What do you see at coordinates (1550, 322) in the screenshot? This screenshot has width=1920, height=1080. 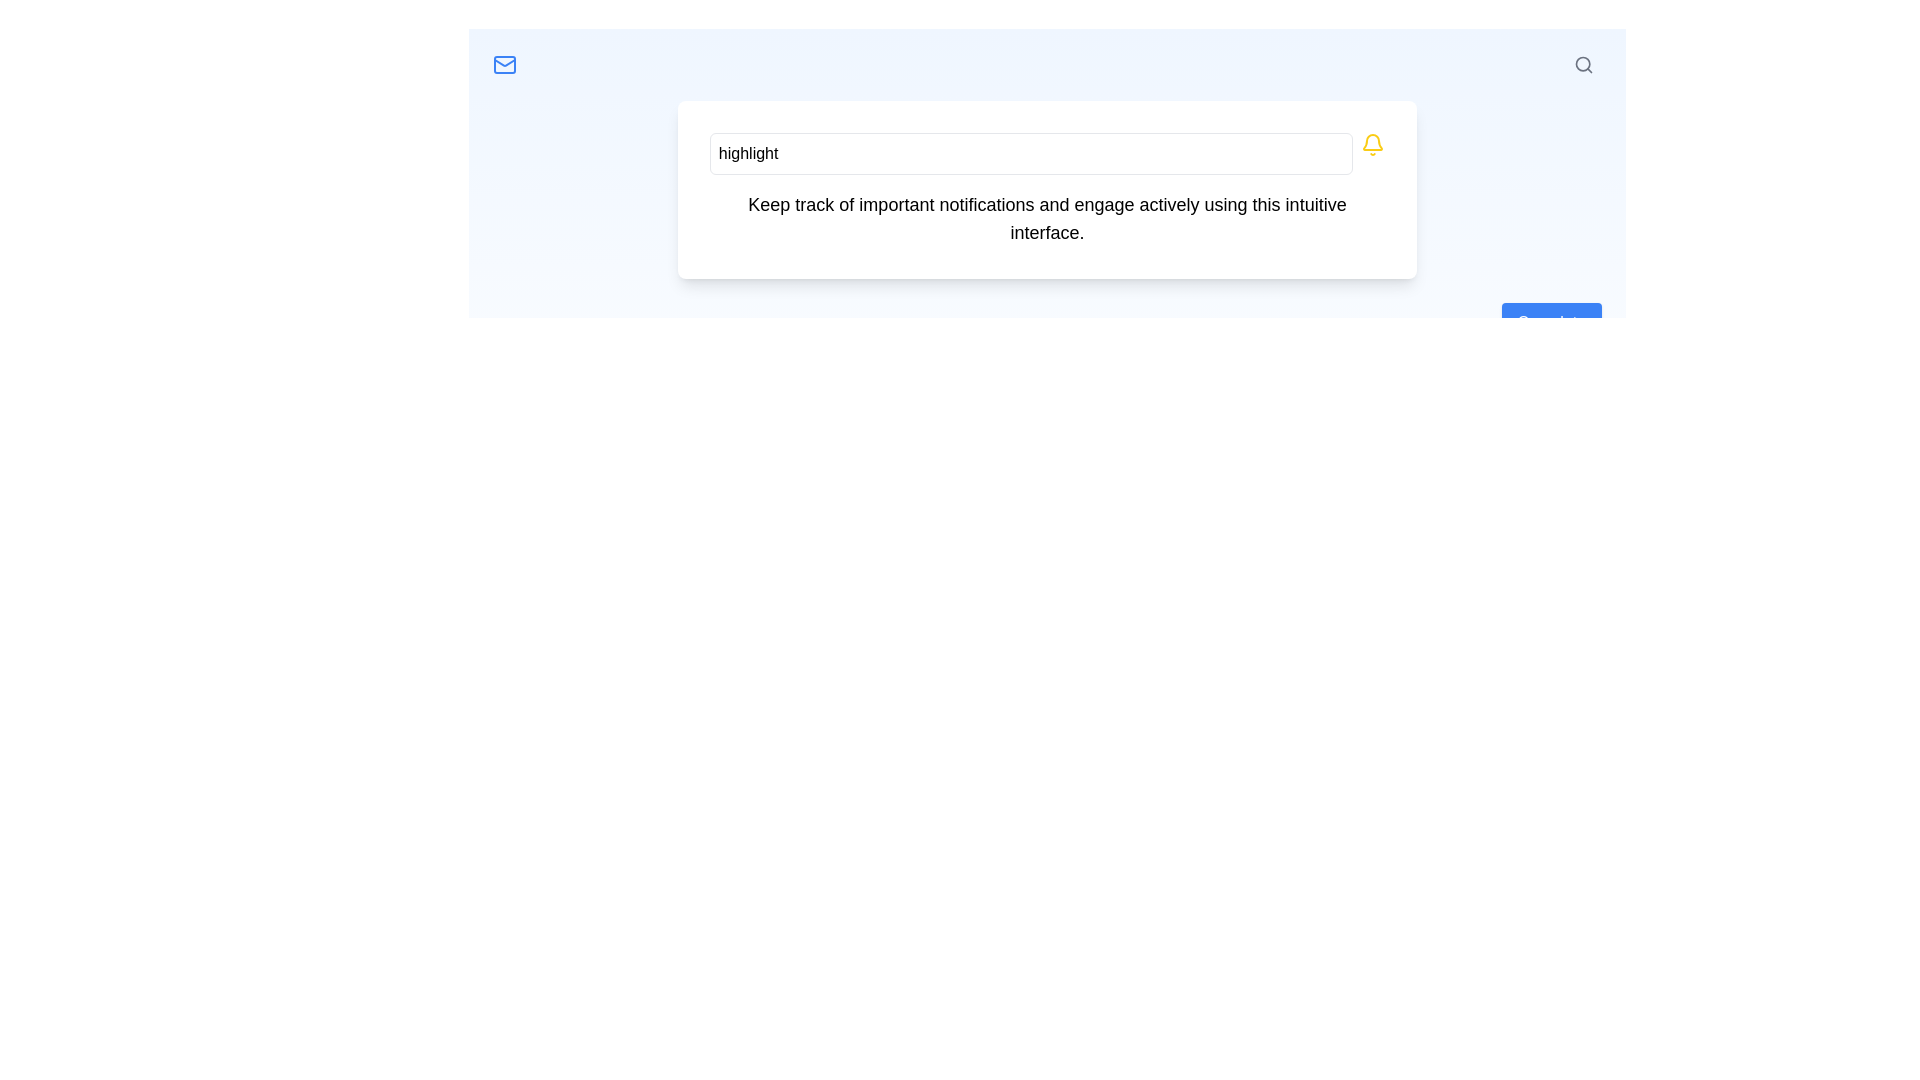 I see `the submission button located in the lower-right section of the visible card to observe any hover-related behavior` at bounding box center [1550, 322].